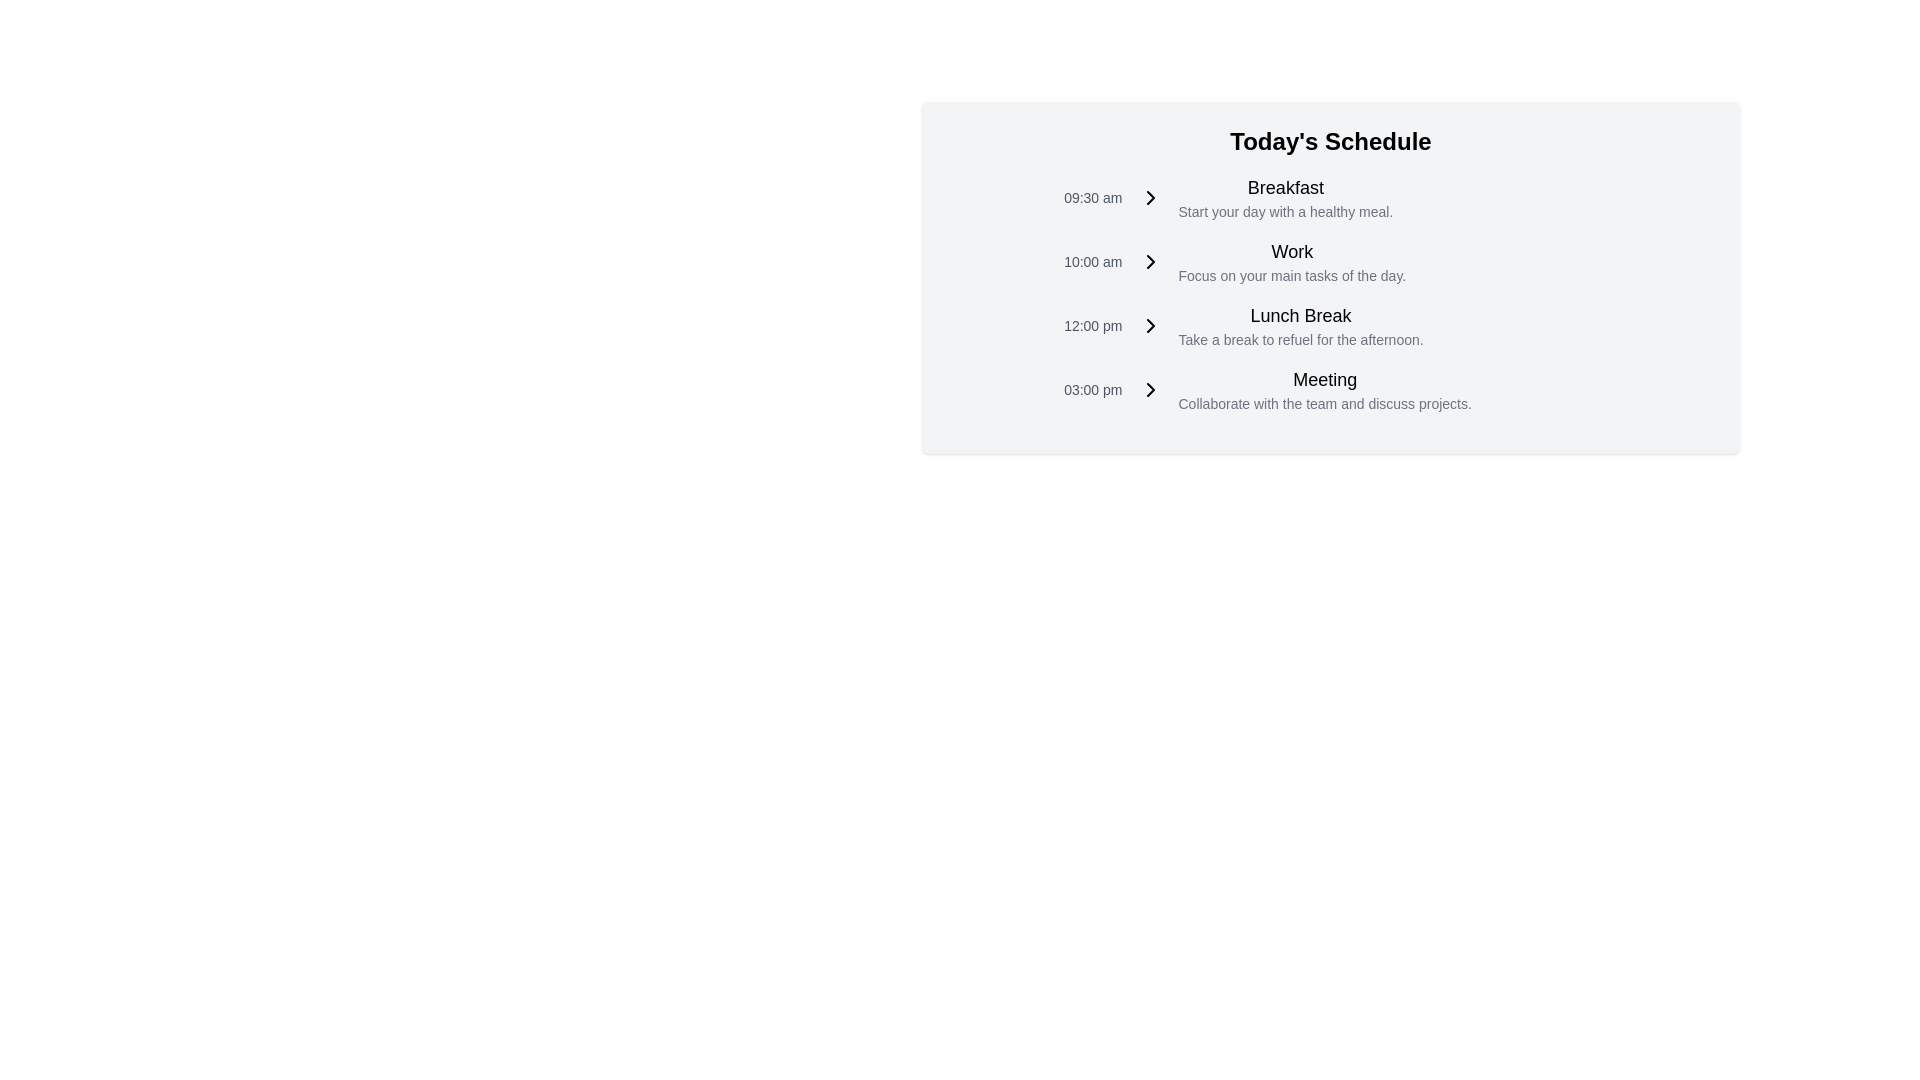 This screenshot has height=1080, width=1920. Describe the element at coordinates (1292, 250) in the screenshot. I see `the bolded text label reading 'Work', which is centrally positioned under the '10:00 am' entry in the schedule` at that location.